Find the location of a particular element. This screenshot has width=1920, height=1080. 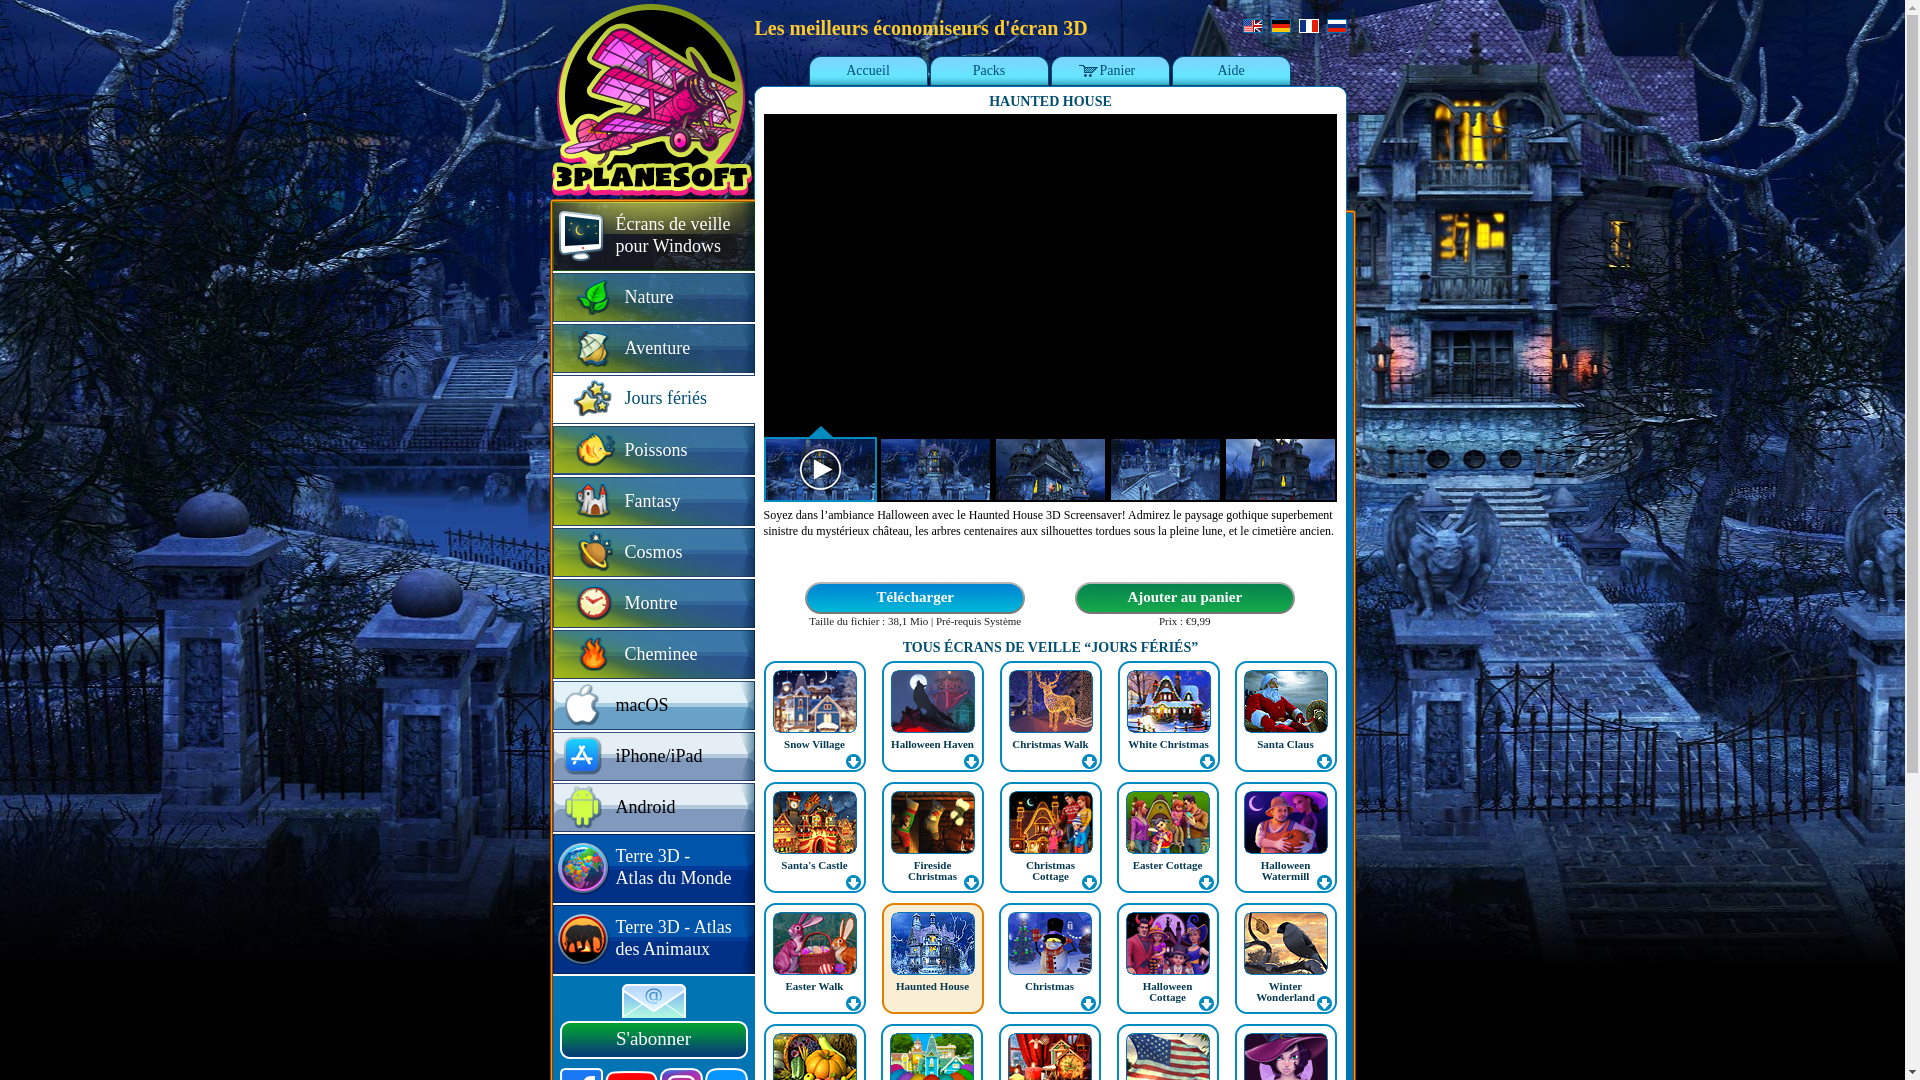

'Poissons' is located at coordinates (652, 451).